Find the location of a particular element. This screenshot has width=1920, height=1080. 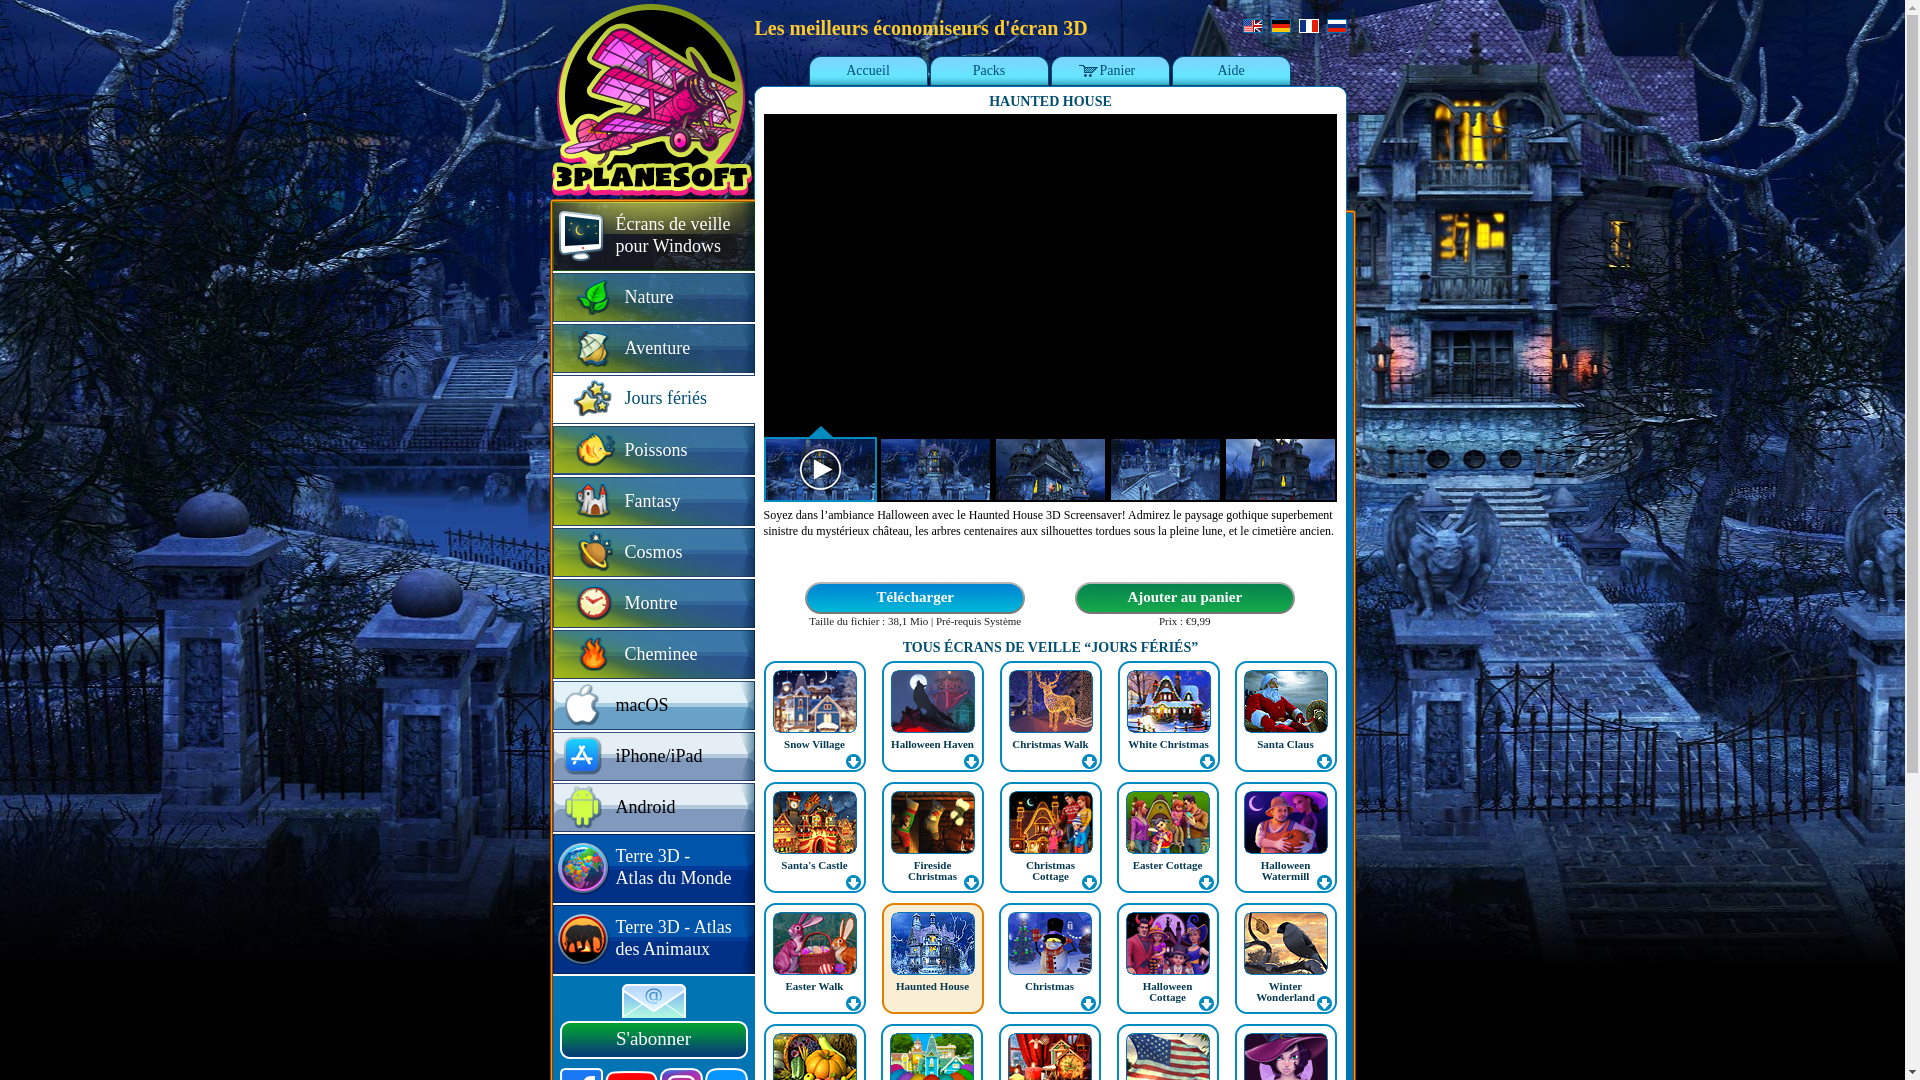

'Poissons' is located at coordinates (652, 451).